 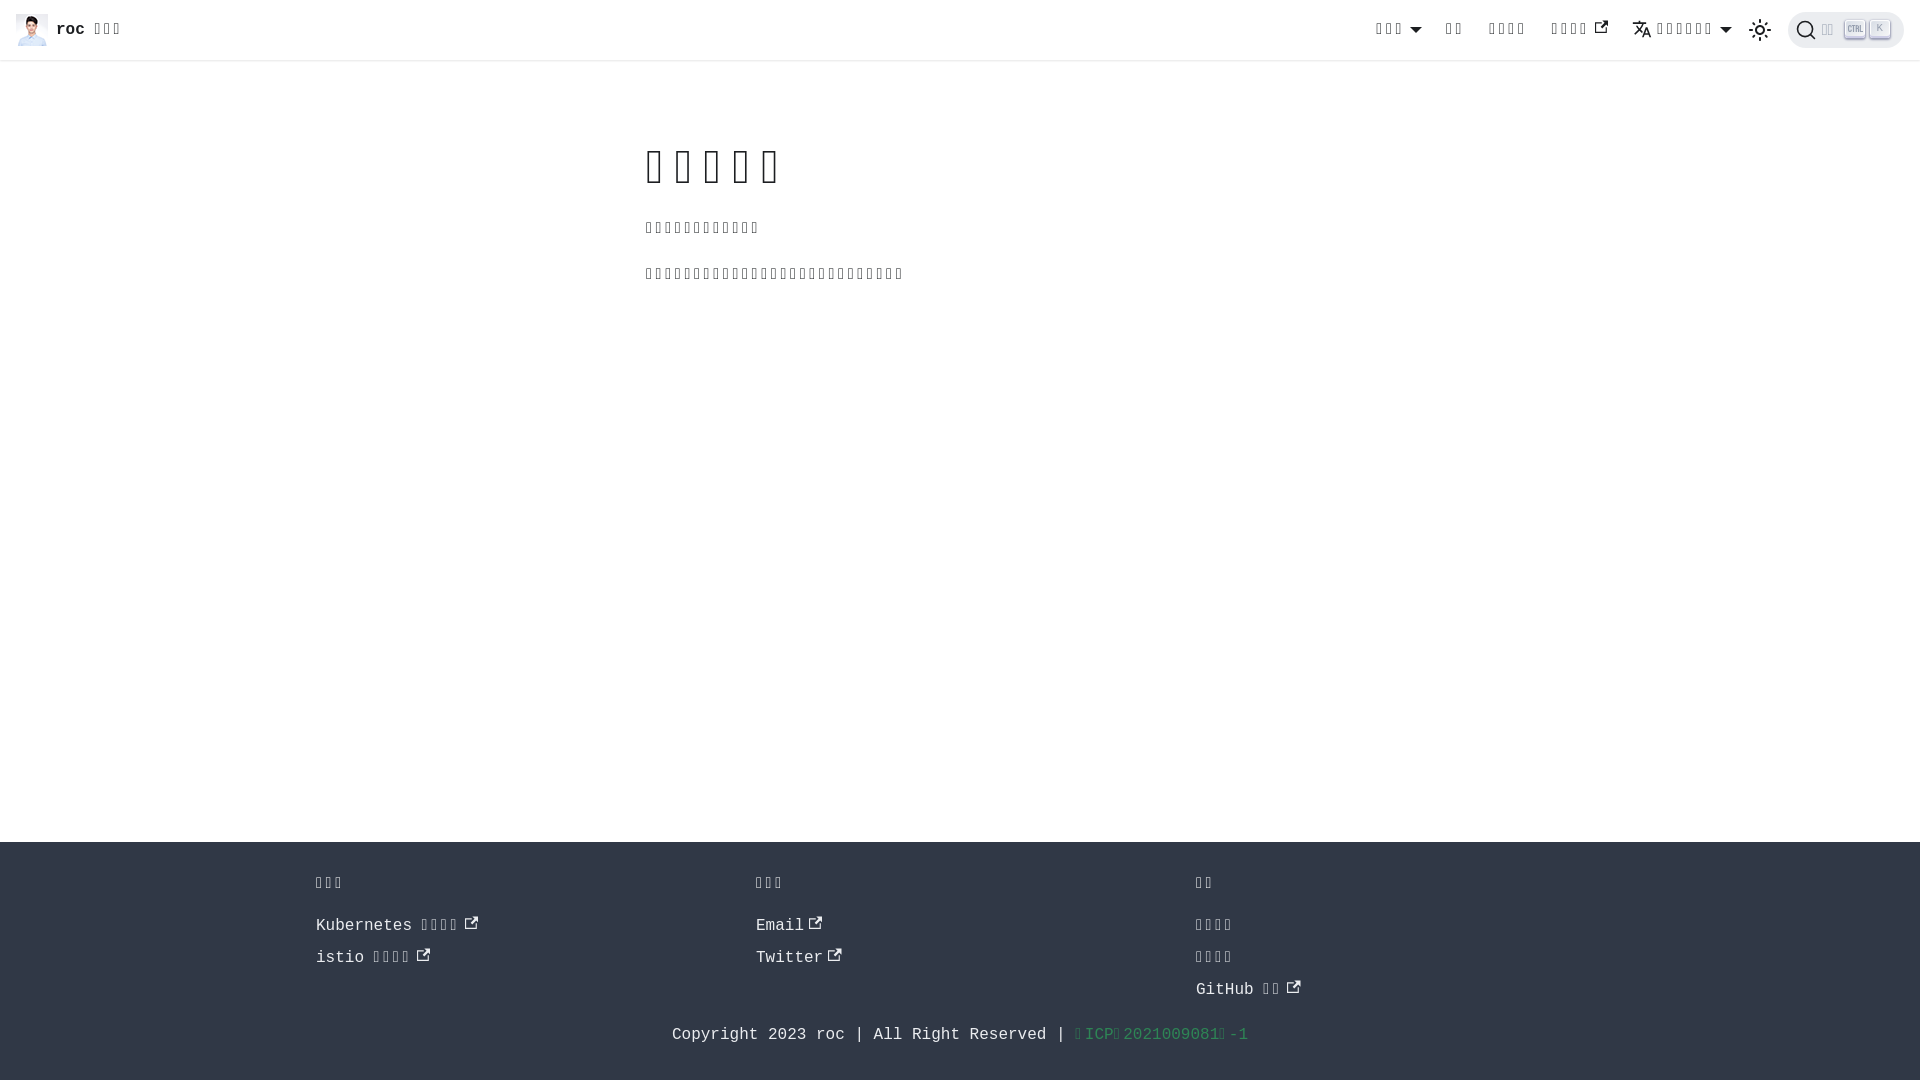 I want to click on 'Email', so click(x=787, y=925).